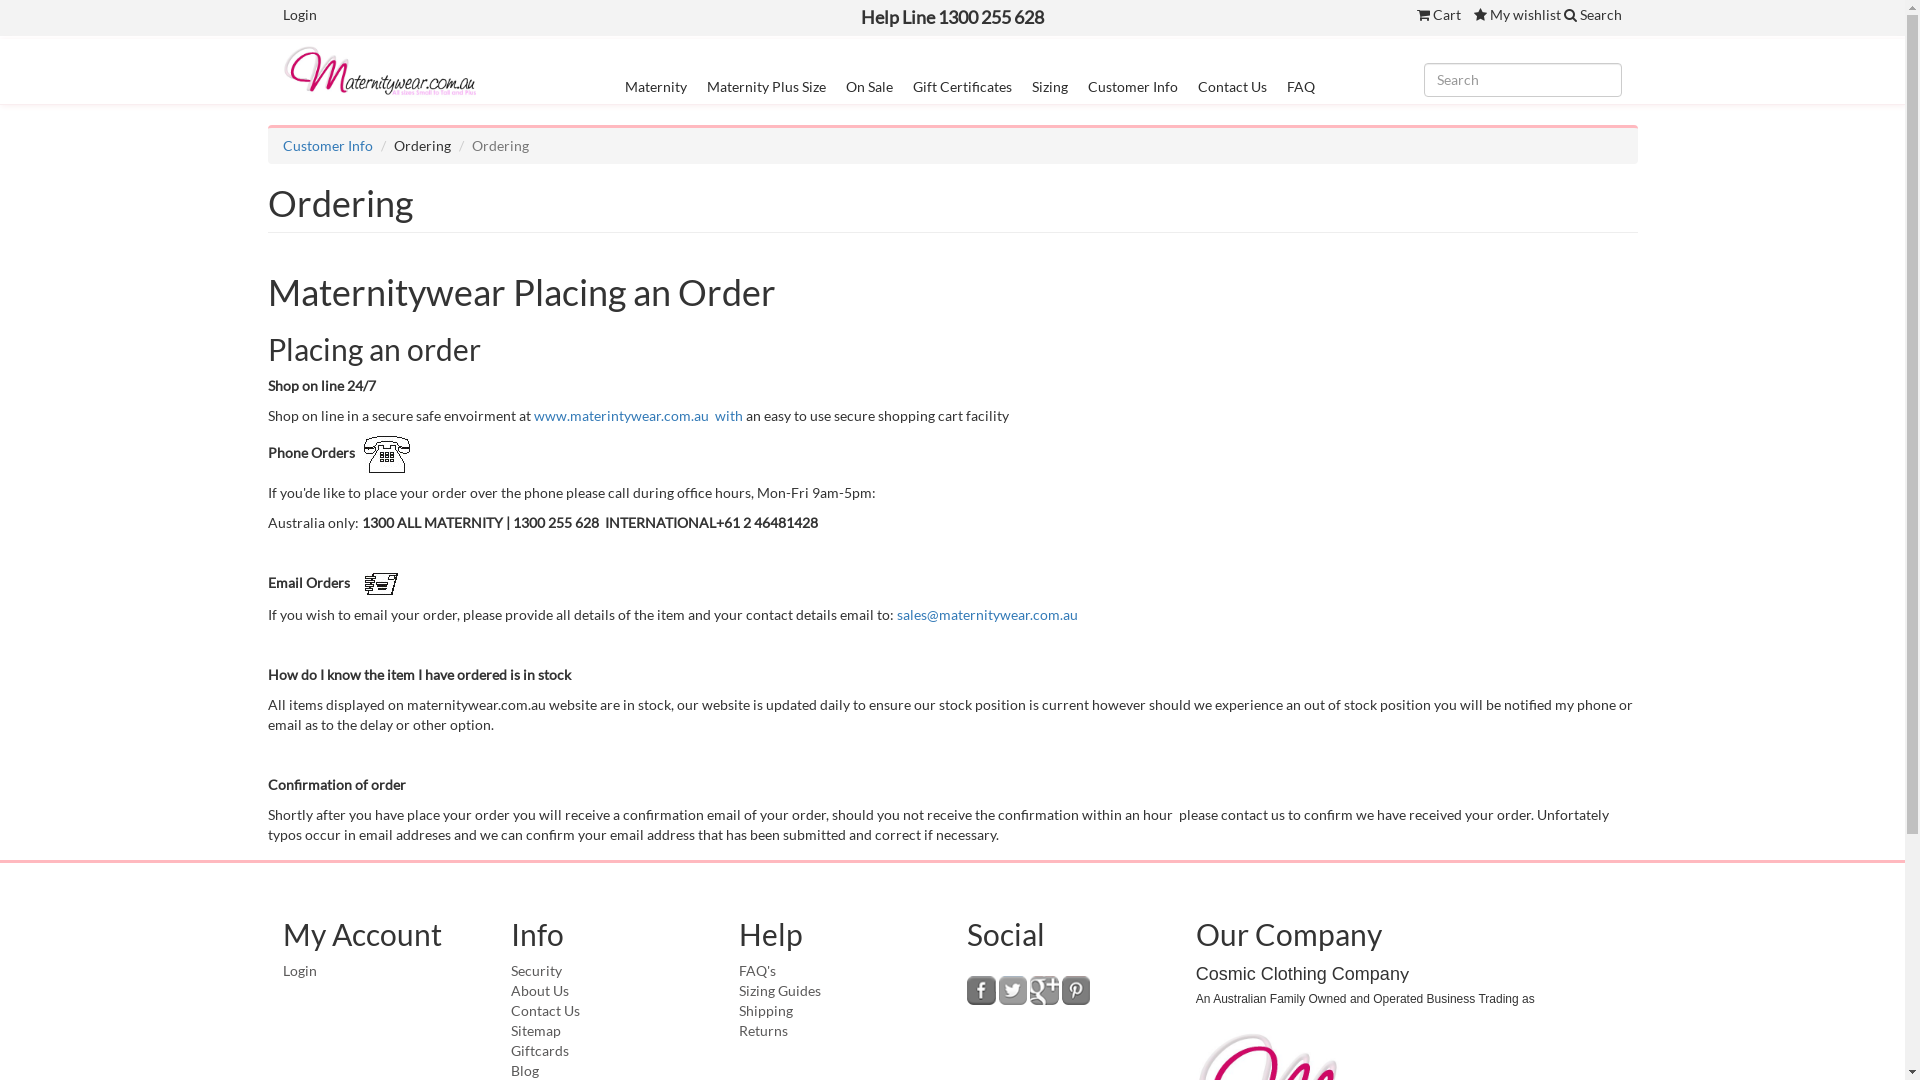  What do you see at coordinates (545, 1010) in the screenshot?
I see `'Contact Us'` at bounding box center [545, 1010].